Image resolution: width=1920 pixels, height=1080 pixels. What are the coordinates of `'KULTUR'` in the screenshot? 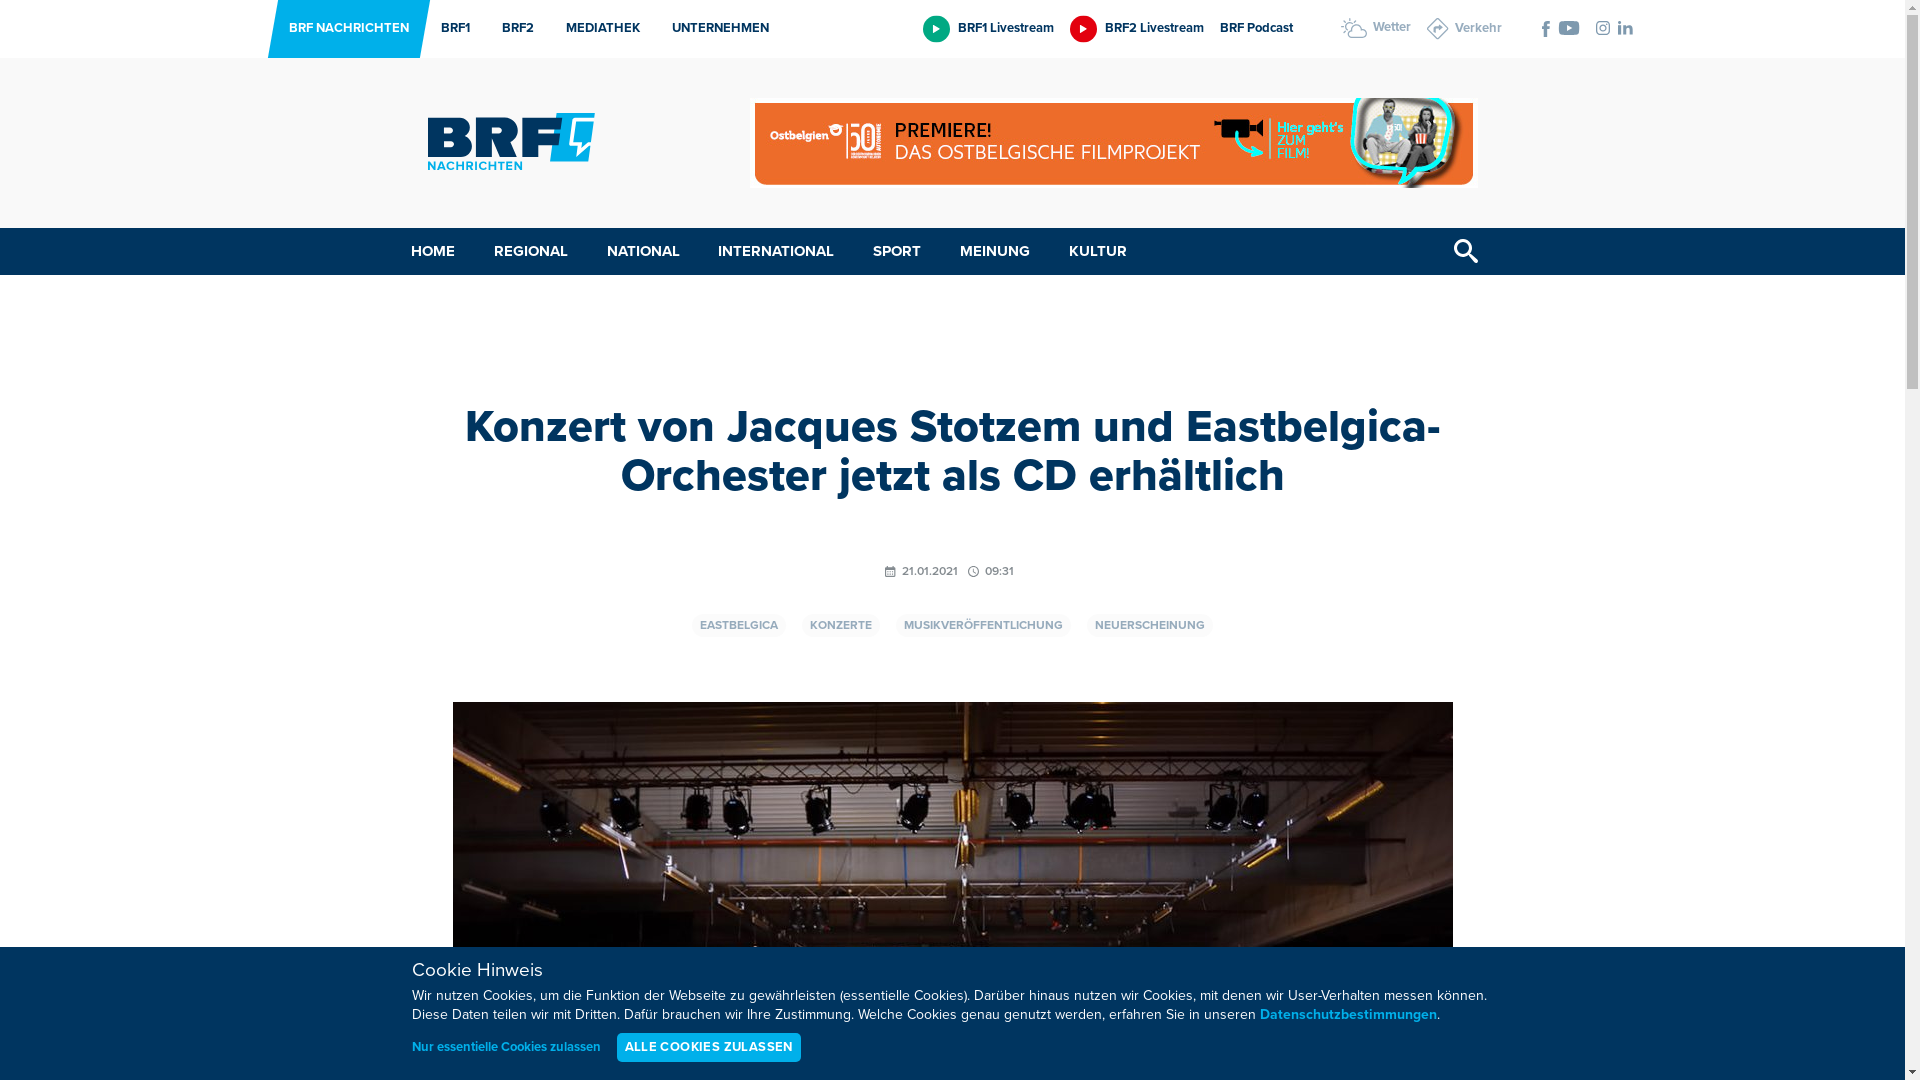 It's located at (1097, 250).